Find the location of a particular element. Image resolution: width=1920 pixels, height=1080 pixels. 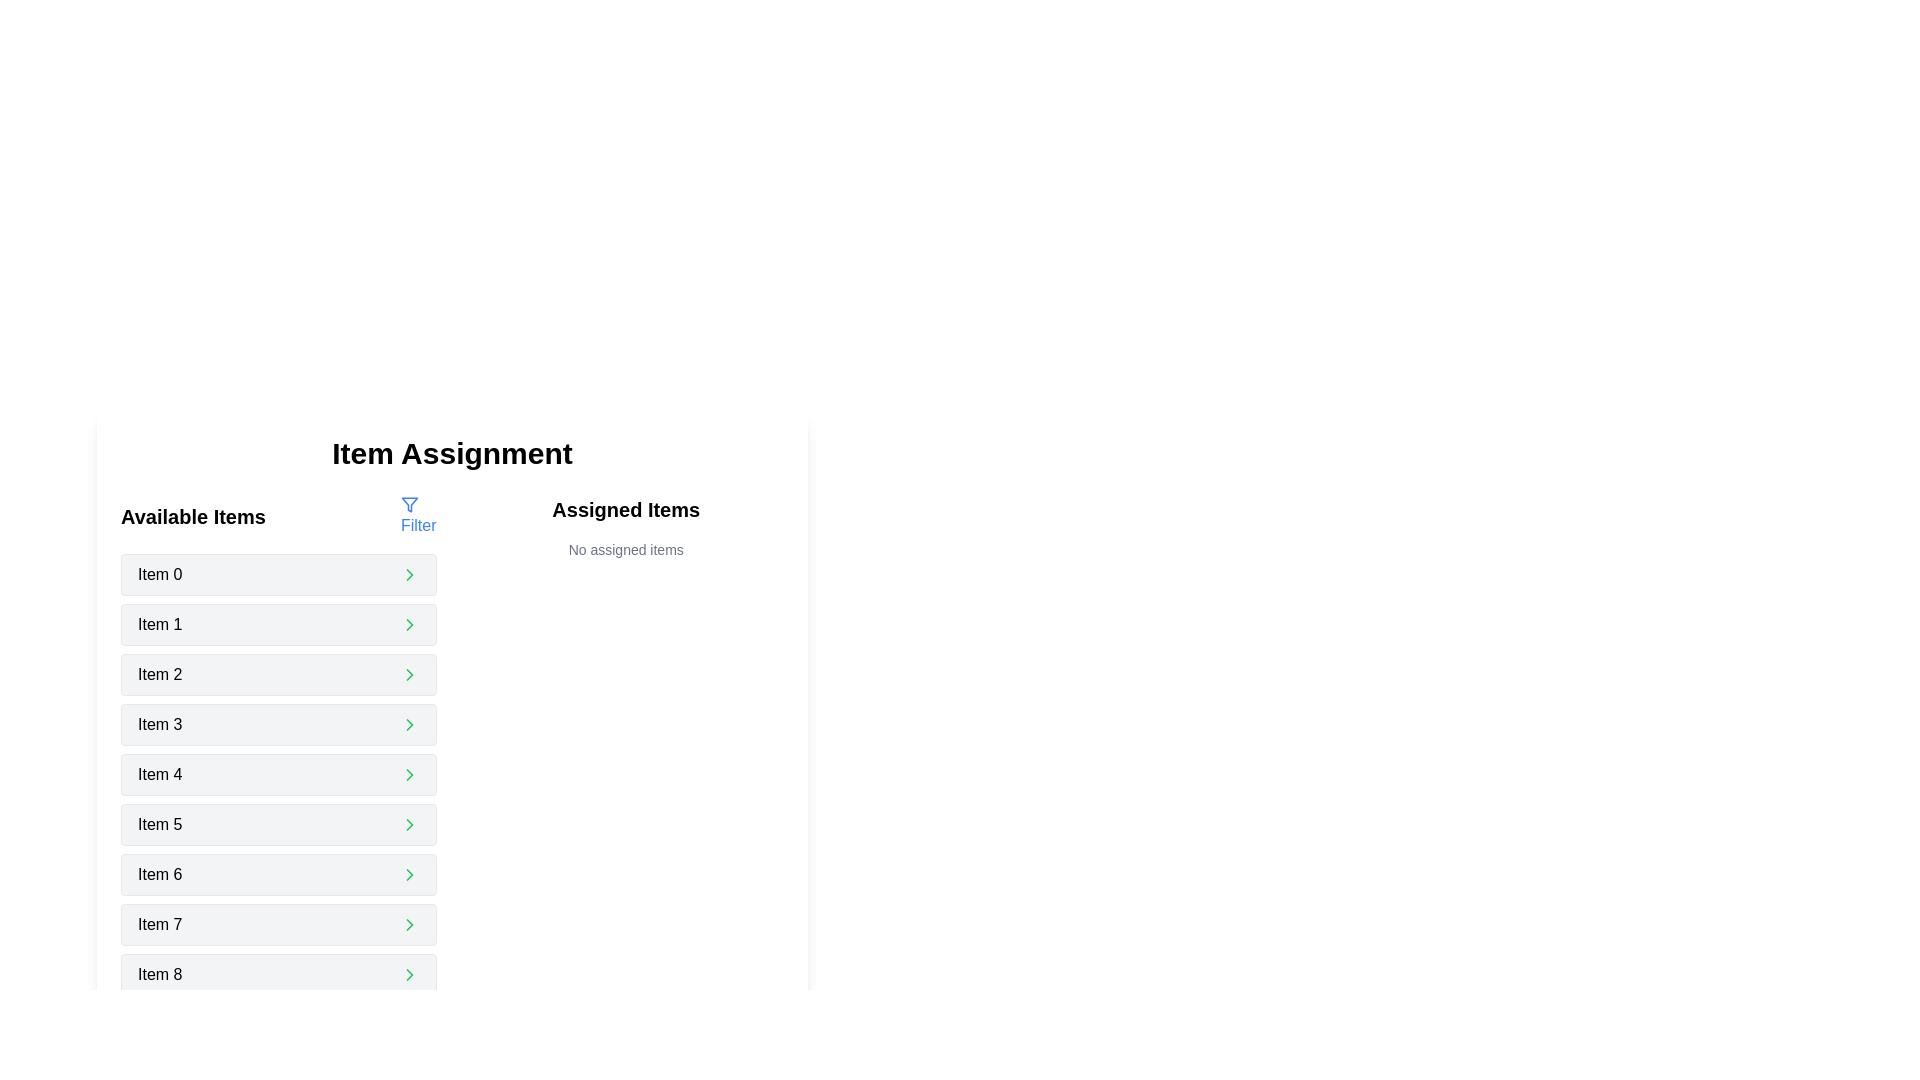

the 'Assigned Items' text label, which serves as a section title indicating the focus on assigned items, located in the center-right area of the main interface is located at coordinates (625, 516).